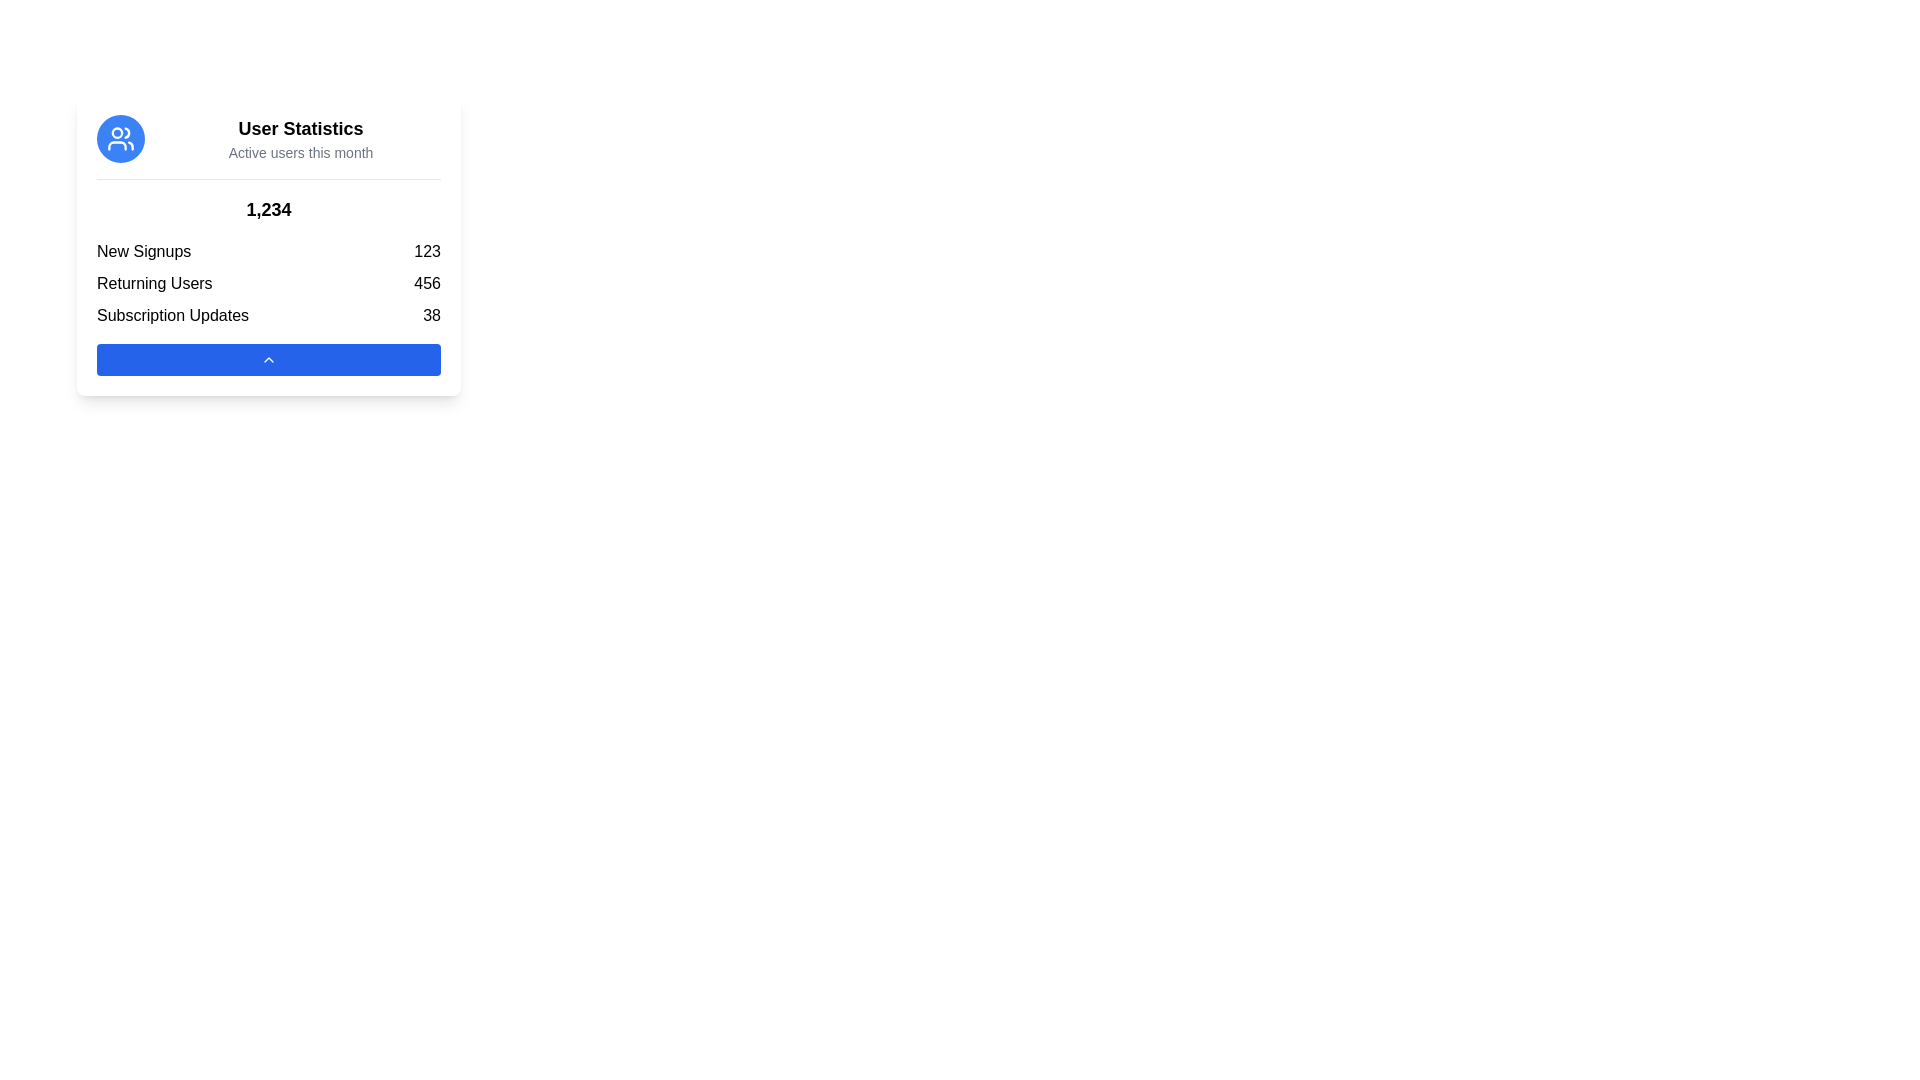 The width and height of the screenshot is (1920, 1080). I want to click on the downward-pointing chevron icon, which is part of a blue button at the bottom of the card, so click(267, 358).